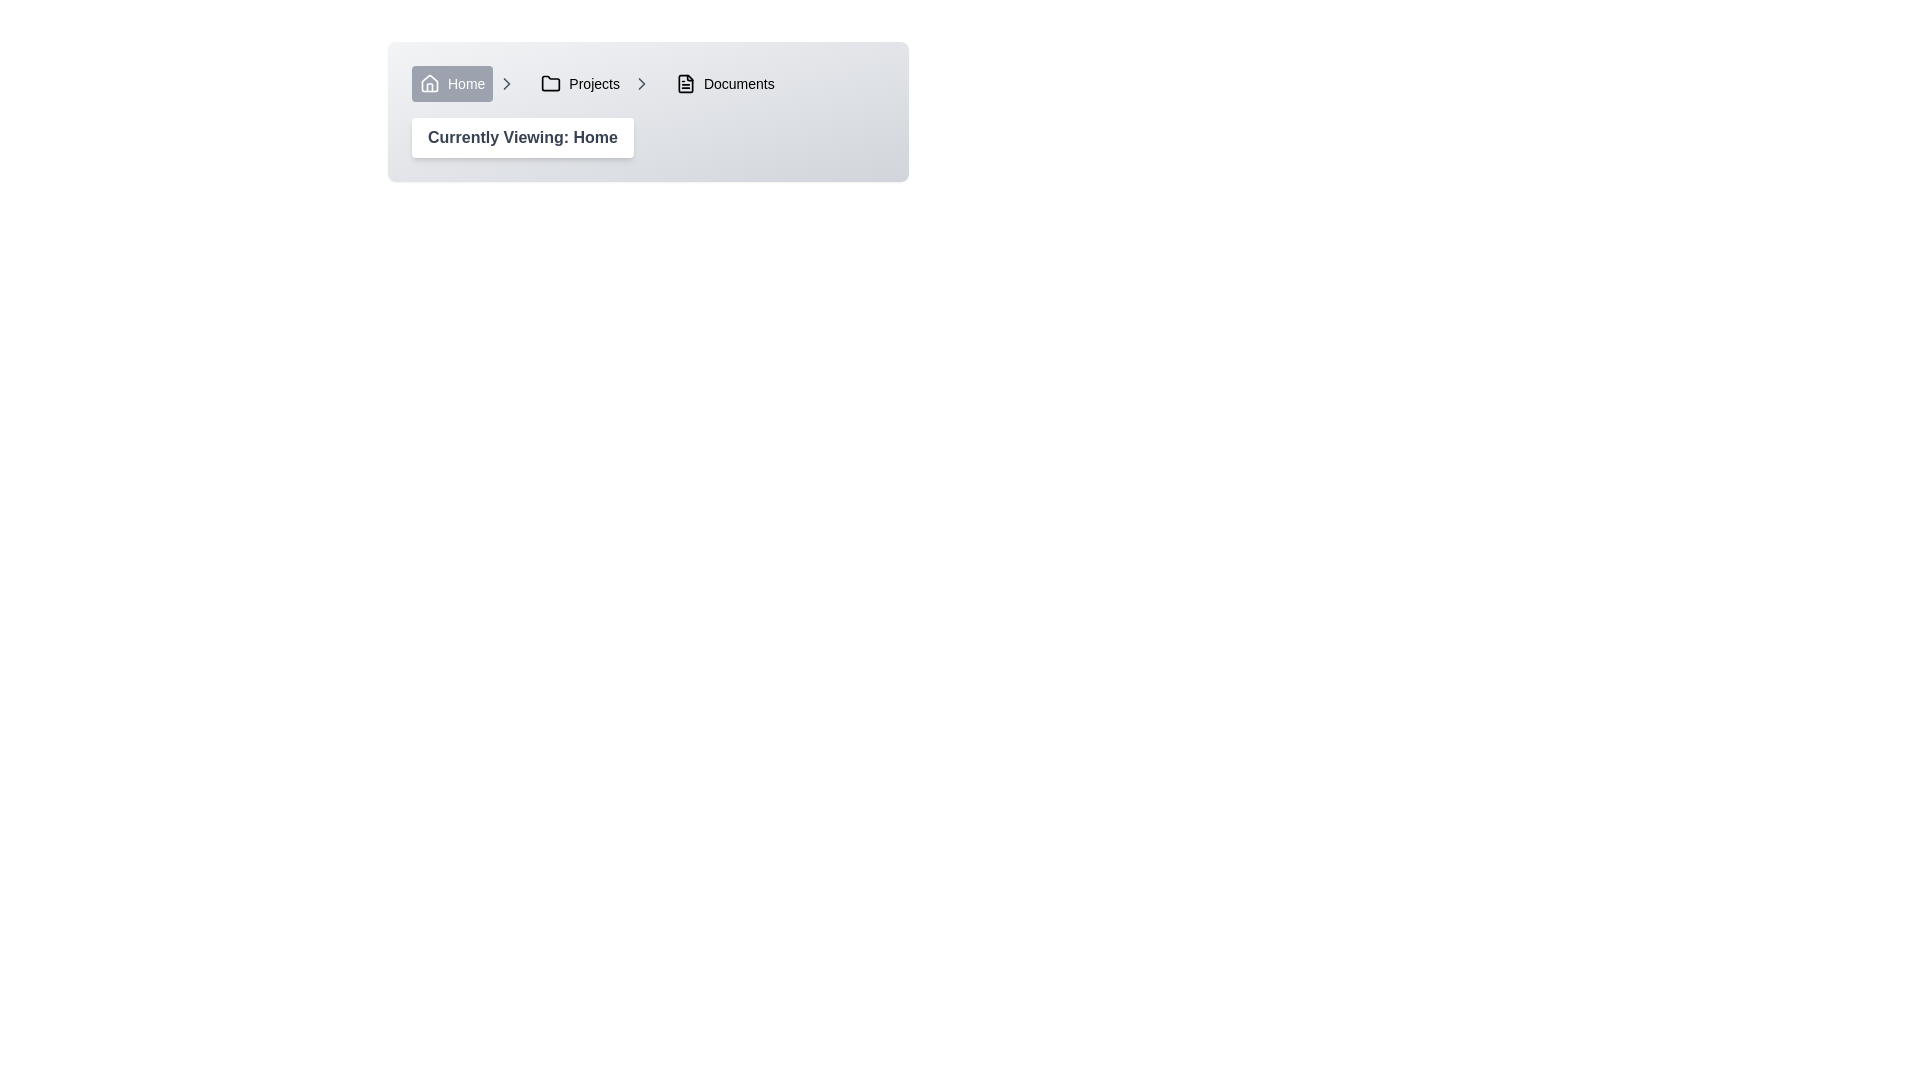  What do you see at coordinates (429, 83) in the screenshot?
I see `the navigation icon resembling a stylized house, located to the left of the 'Home' text` at bounding box center [429, 83].